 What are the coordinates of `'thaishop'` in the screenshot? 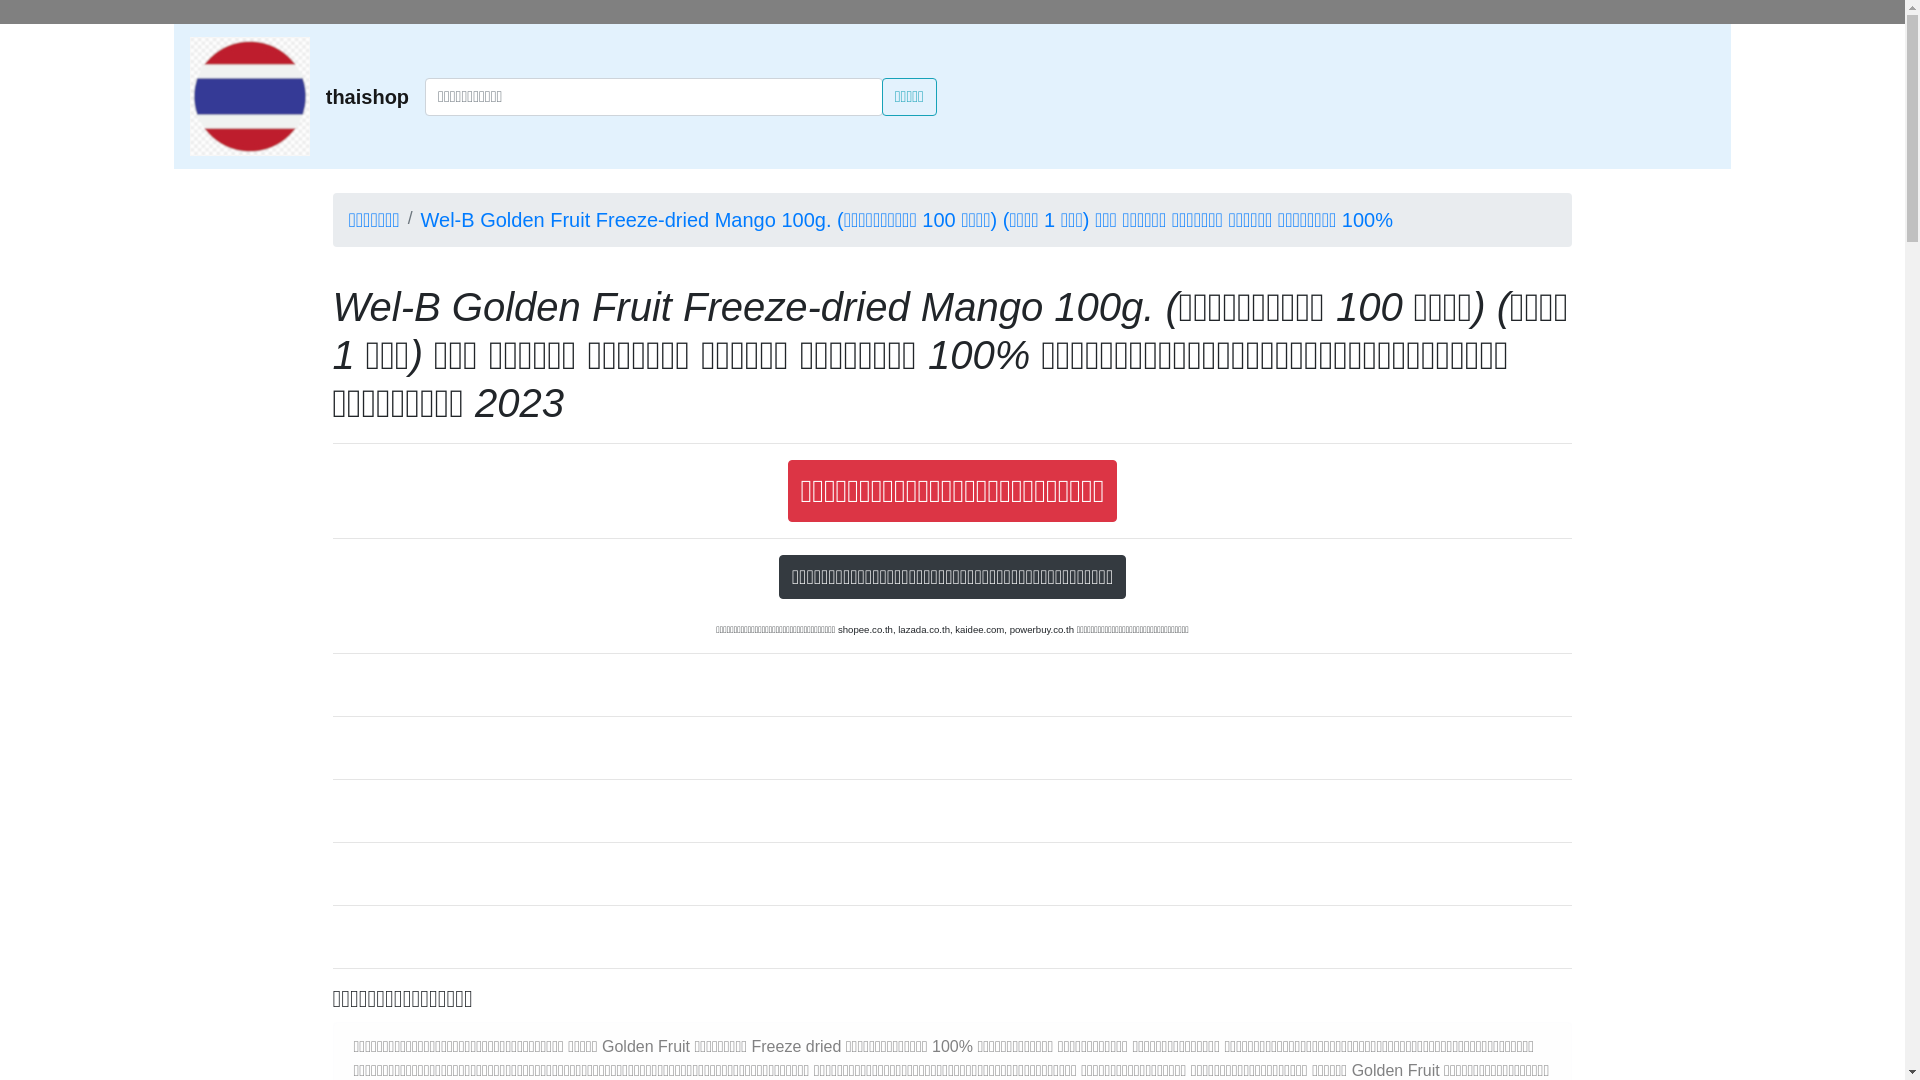 It's located at (367, 96).